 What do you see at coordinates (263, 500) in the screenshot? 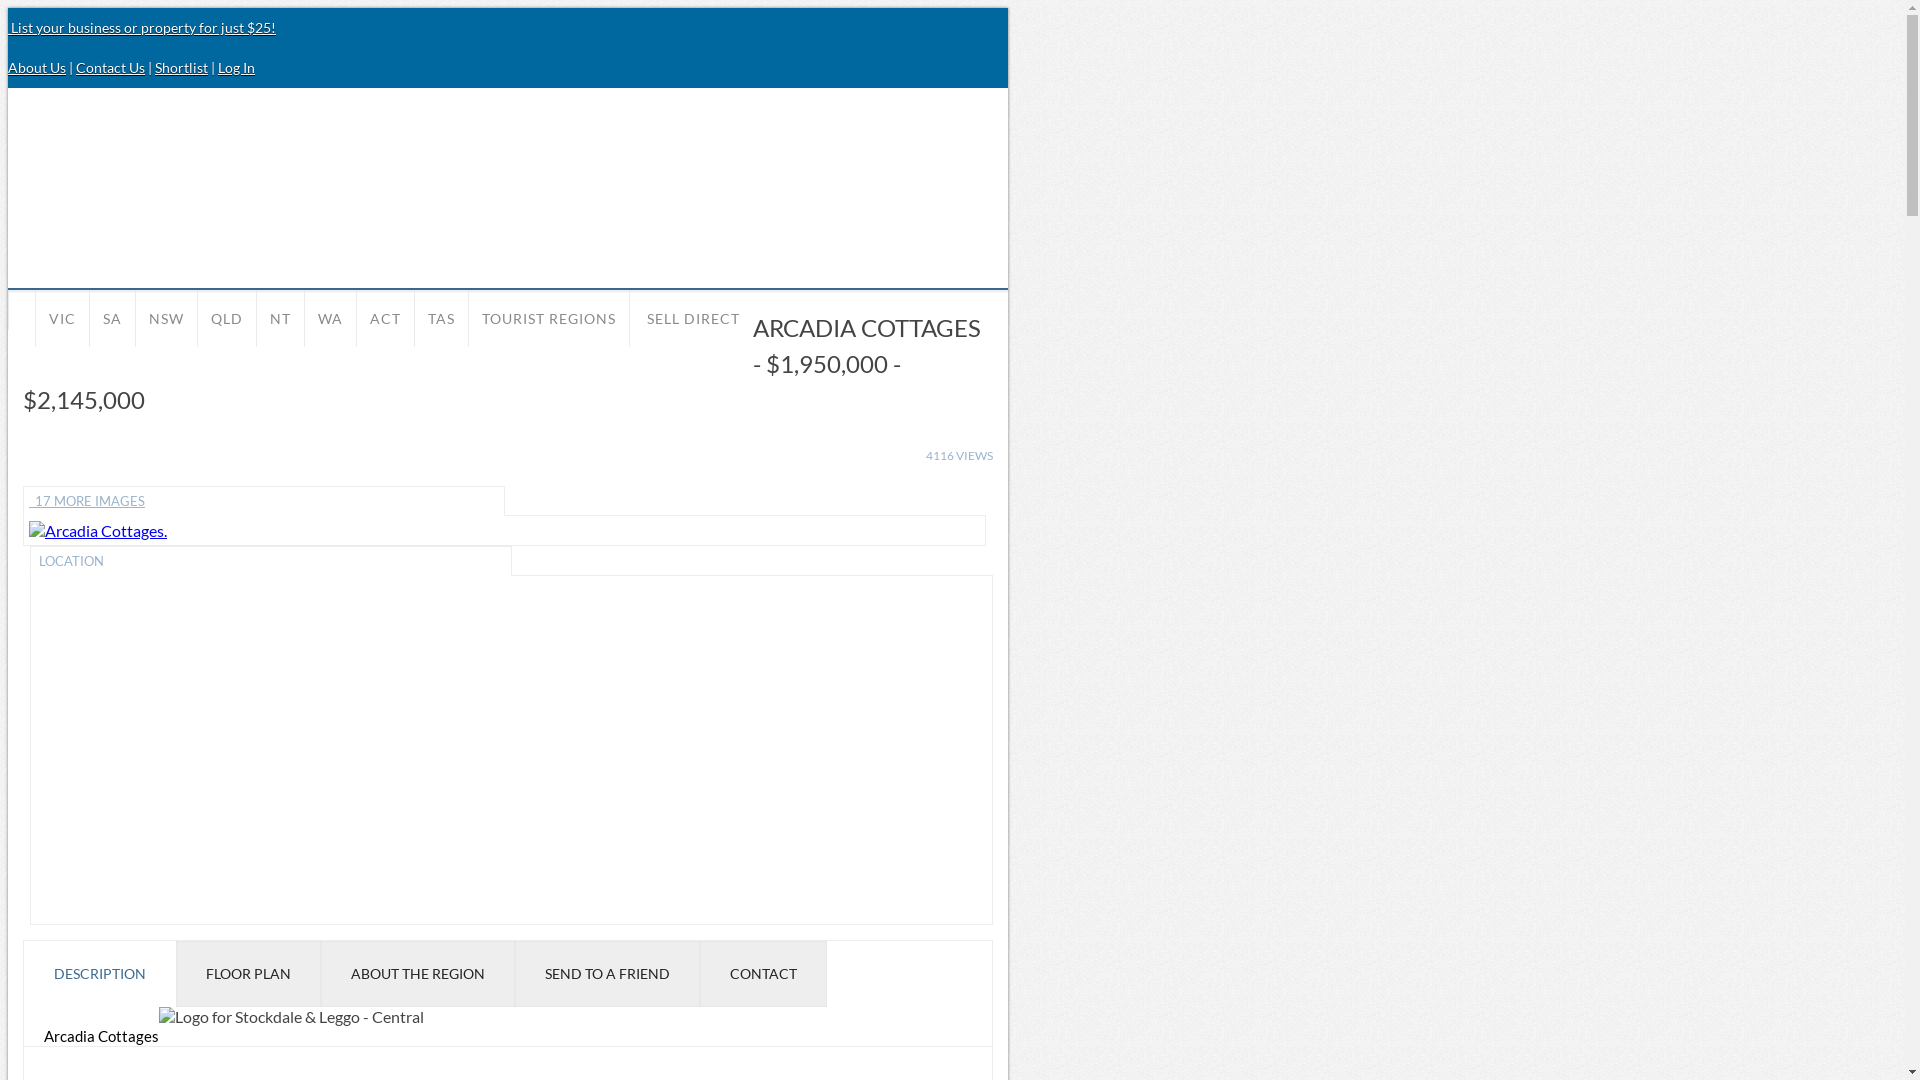
I see `'  17 MORE IMAGES'` at bounding box center [263, 500].